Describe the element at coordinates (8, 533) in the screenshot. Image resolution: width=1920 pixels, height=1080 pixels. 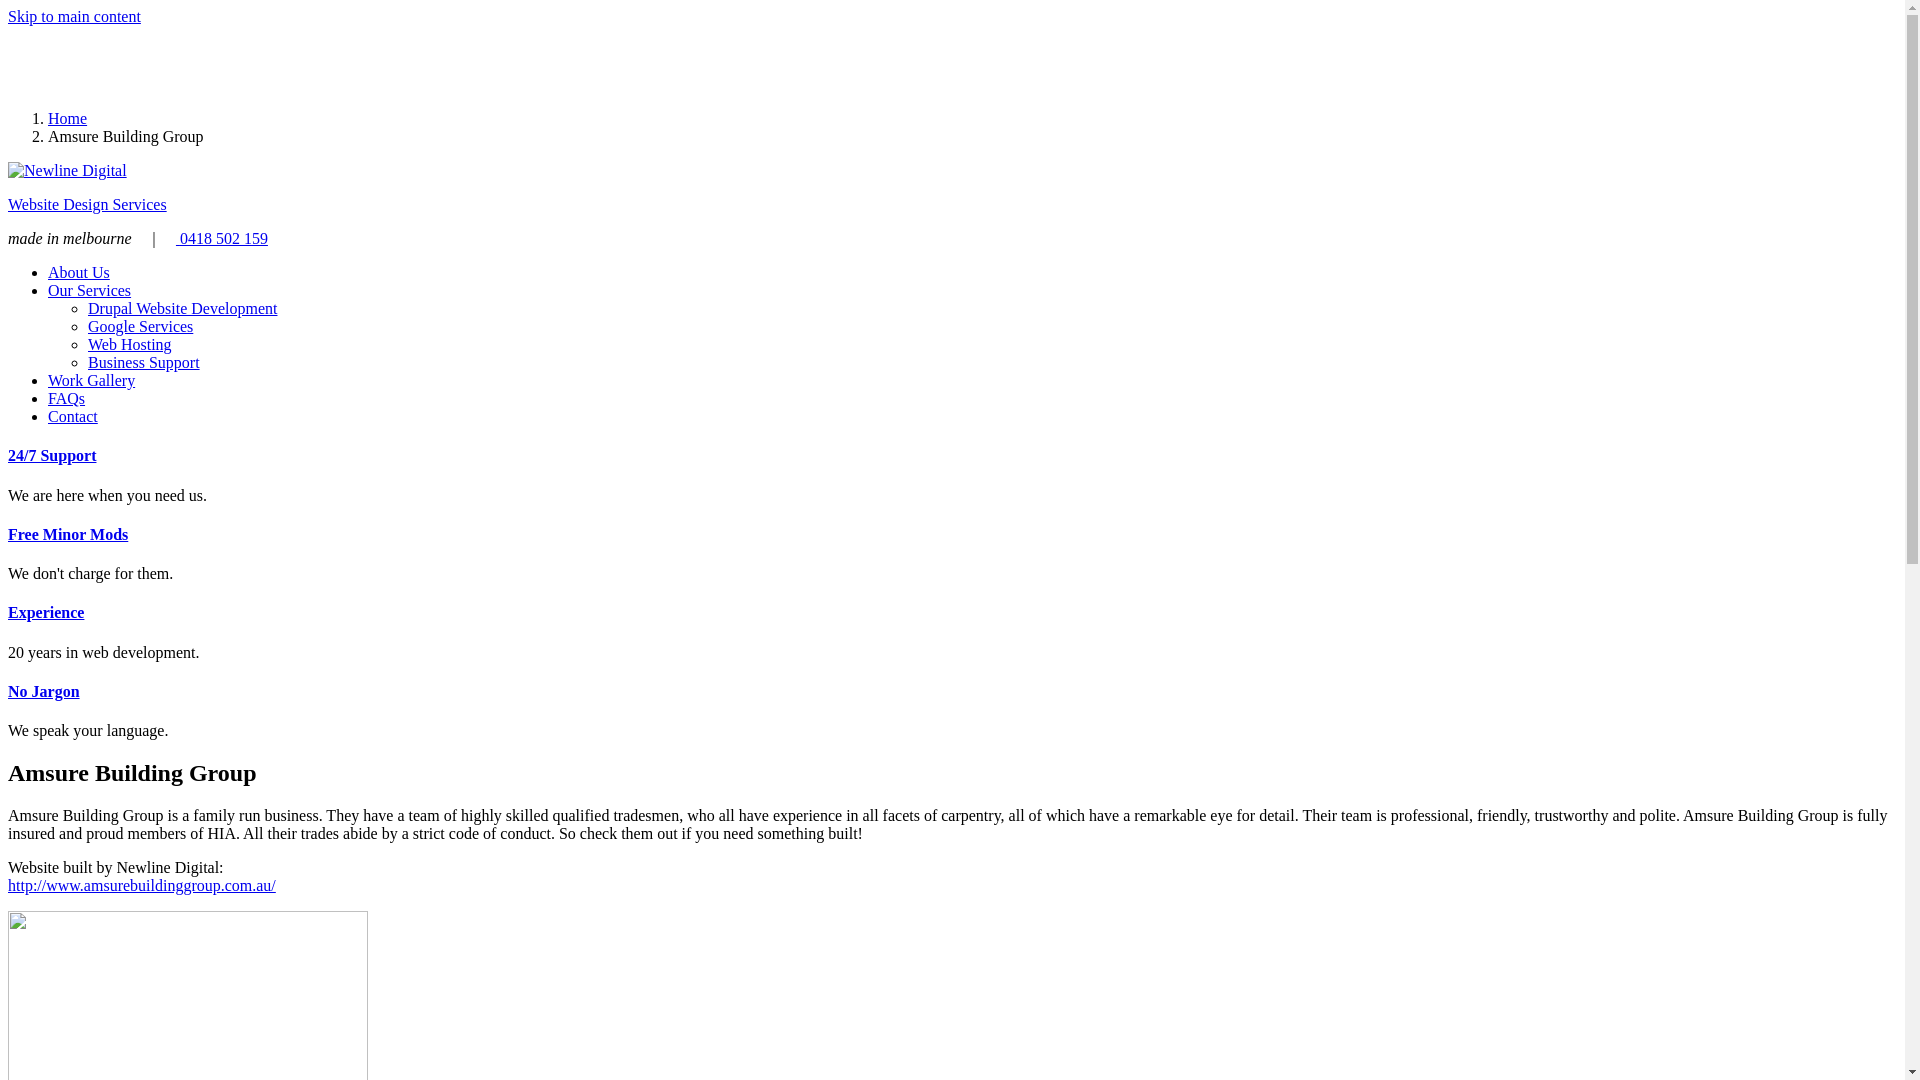
I see `'Free Minor Mods'` at that location.